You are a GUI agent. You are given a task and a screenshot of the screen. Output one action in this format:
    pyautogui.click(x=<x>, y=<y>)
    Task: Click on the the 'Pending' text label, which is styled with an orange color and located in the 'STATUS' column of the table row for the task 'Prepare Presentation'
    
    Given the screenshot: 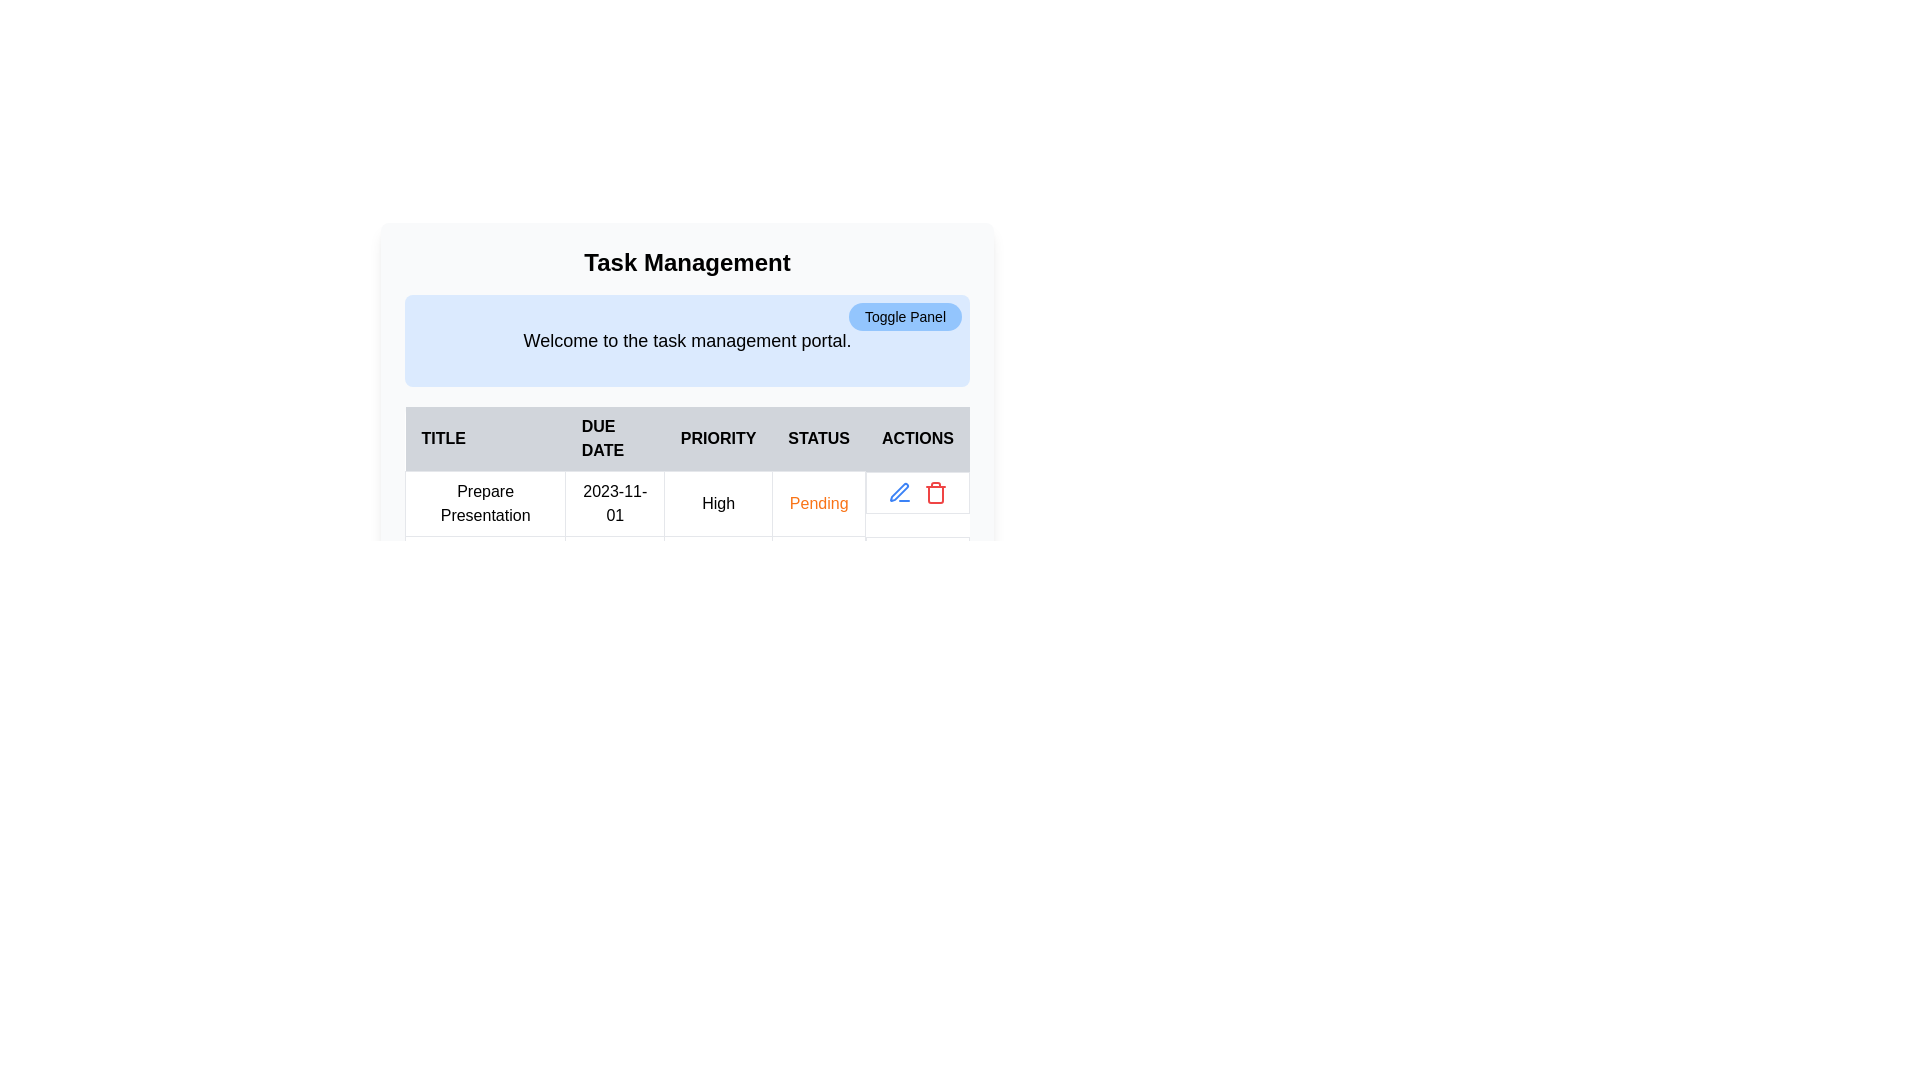 What is the action you would take?
    pyautogui.click(x=819, y=502)
    